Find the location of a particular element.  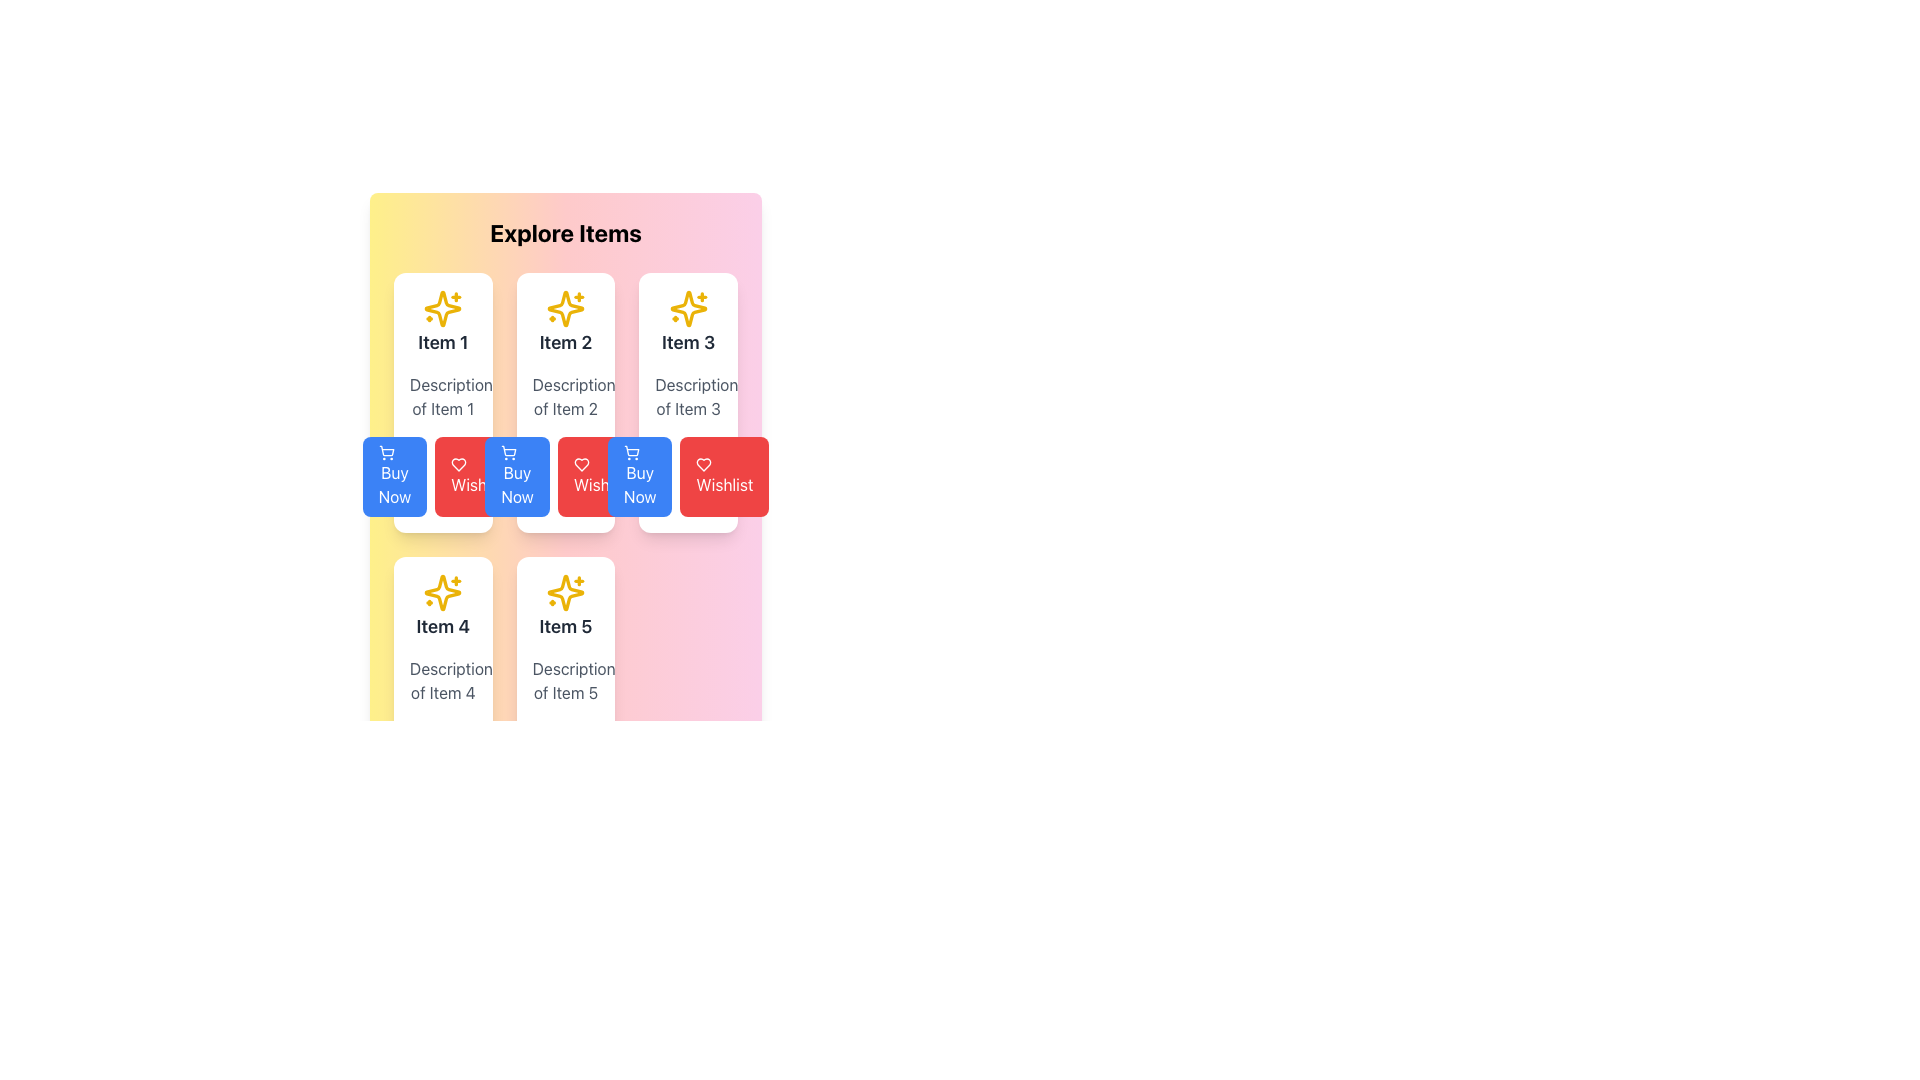

the decorative icon located at the top section of the card for 'Item 2', which enhances the visual appeal without any interactive behavior is located at coordinates (565, 308).